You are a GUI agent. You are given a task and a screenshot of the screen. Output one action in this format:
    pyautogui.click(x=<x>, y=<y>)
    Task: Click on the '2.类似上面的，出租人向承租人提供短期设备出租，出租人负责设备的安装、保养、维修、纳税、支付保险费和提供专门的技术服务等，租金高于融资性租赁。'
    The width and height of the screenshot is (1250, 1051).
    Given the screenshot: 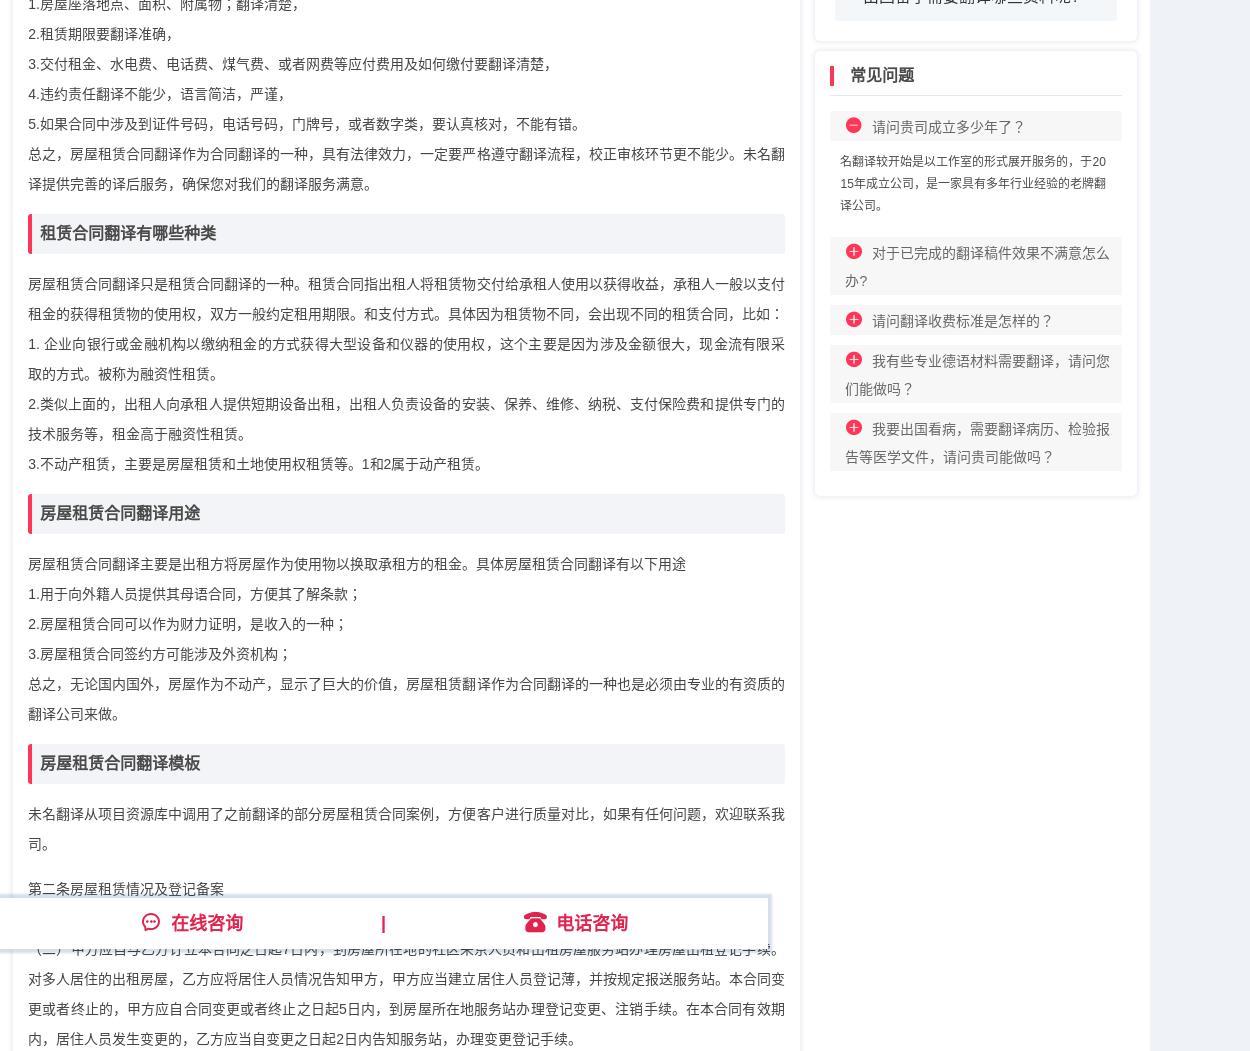 What is the action you would take?
    pyautogui.click(x=406, y=417)
    